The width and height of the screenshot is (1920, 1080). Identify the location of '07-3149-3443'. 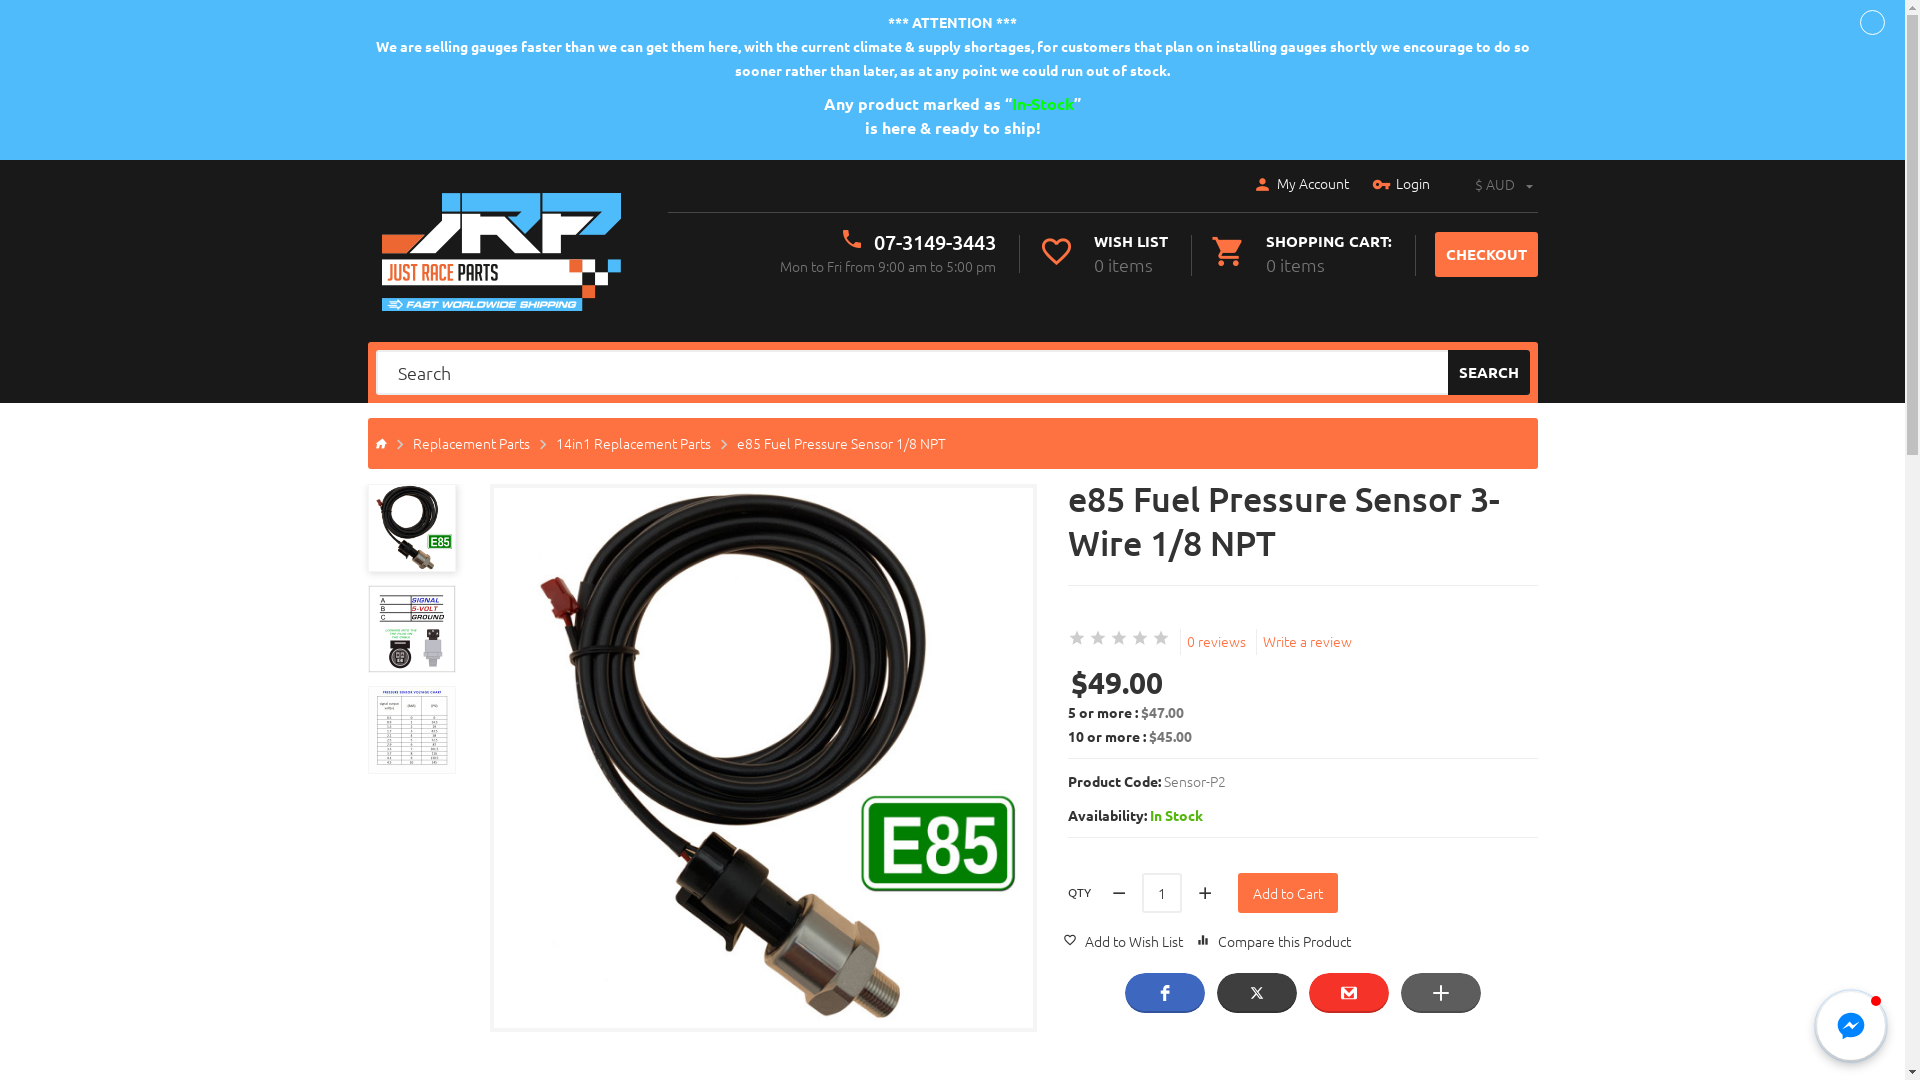
(873, 241).